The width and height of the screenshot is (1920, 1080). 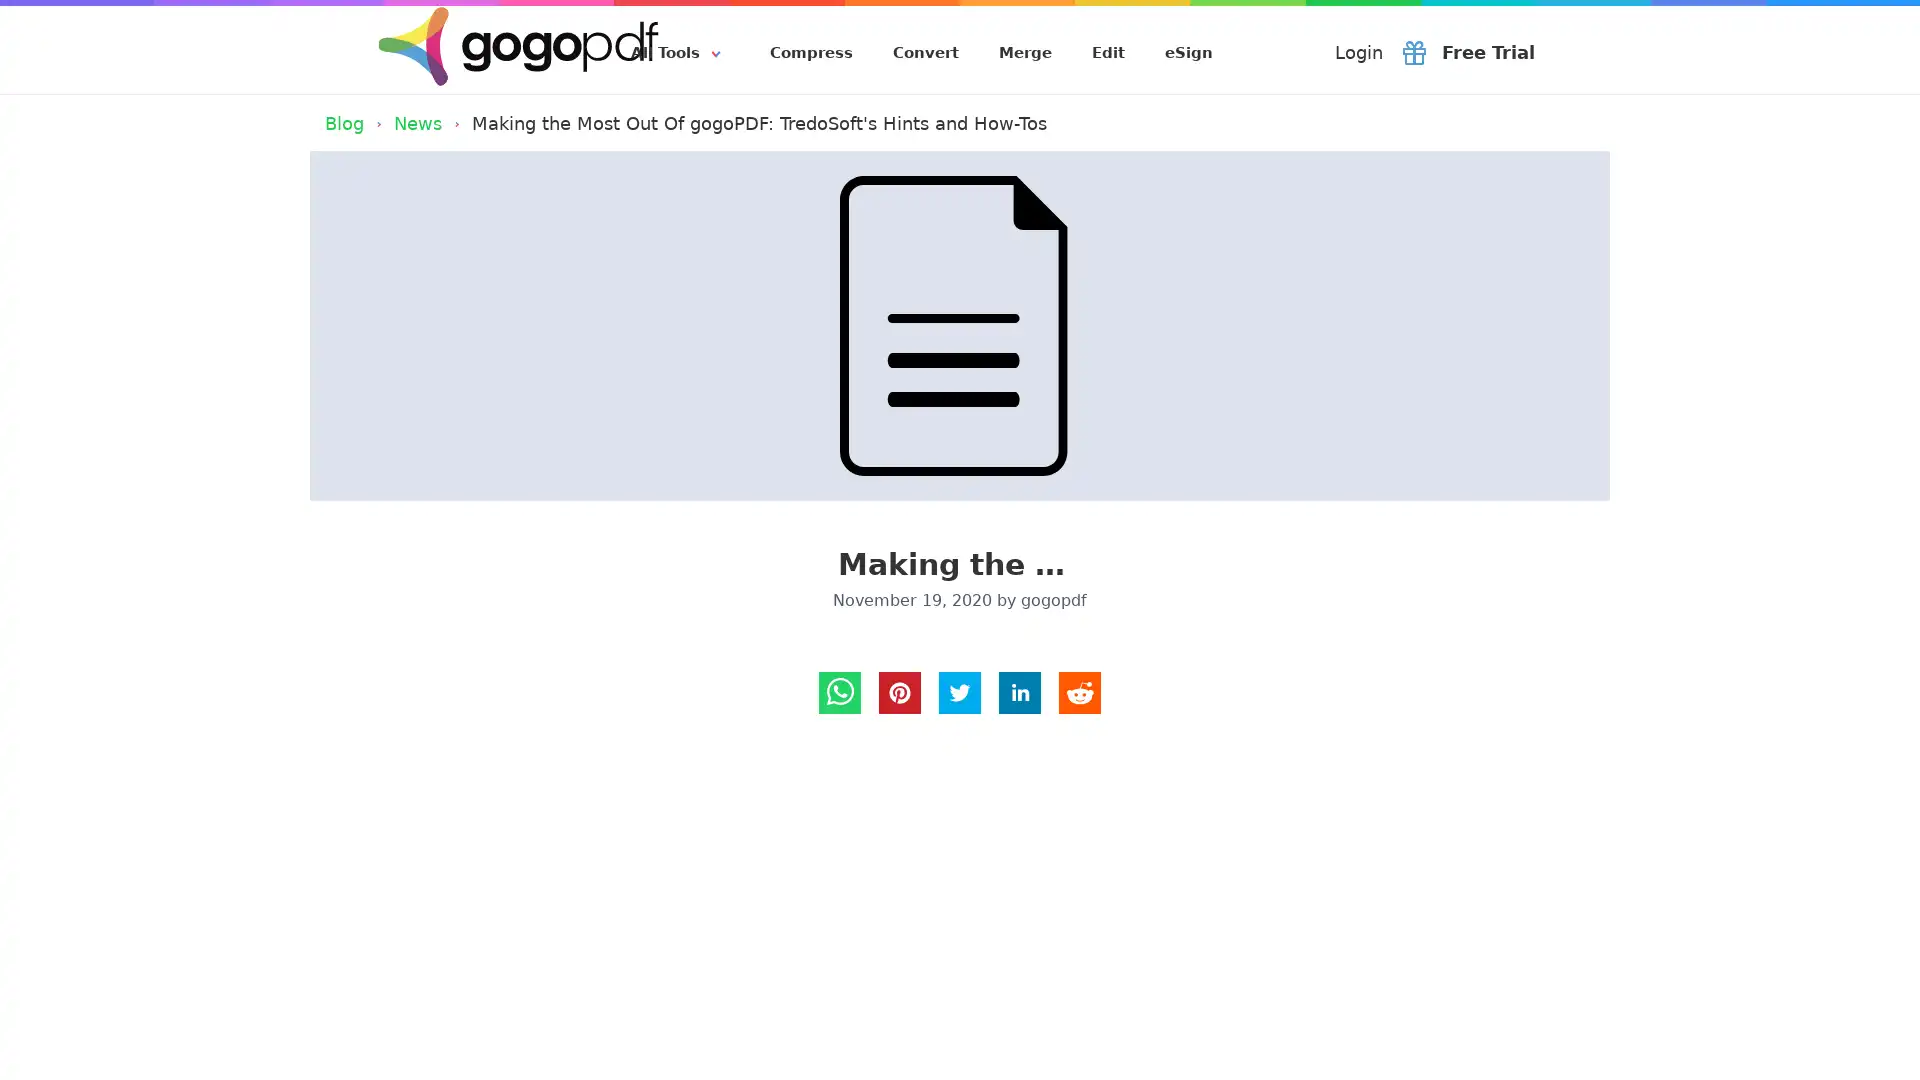 What do you see at coordinates (960, 692) in the screenshot?
I see `twitter` at bounding box center [960, 692].